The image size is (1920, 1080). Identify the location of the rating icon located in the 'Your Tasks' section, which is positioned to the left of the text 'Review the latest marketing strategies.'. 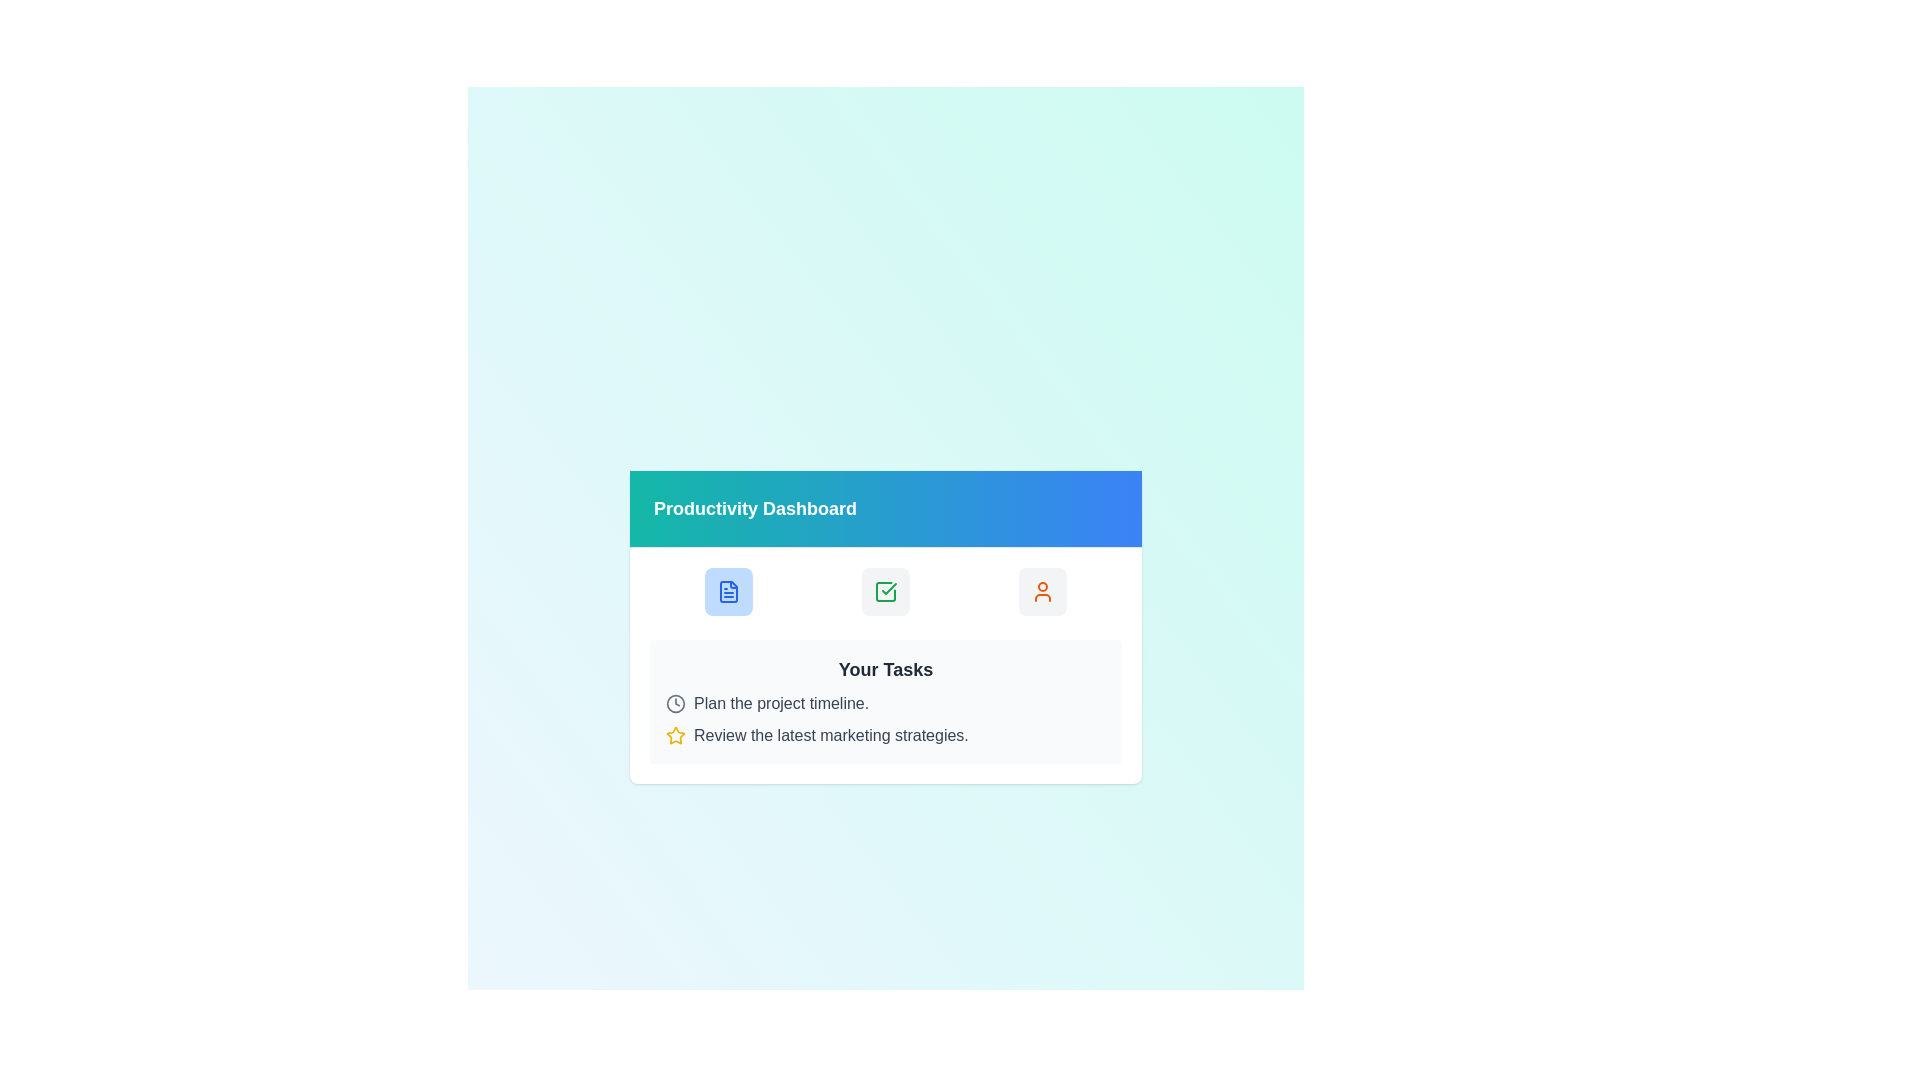
(676, 735).